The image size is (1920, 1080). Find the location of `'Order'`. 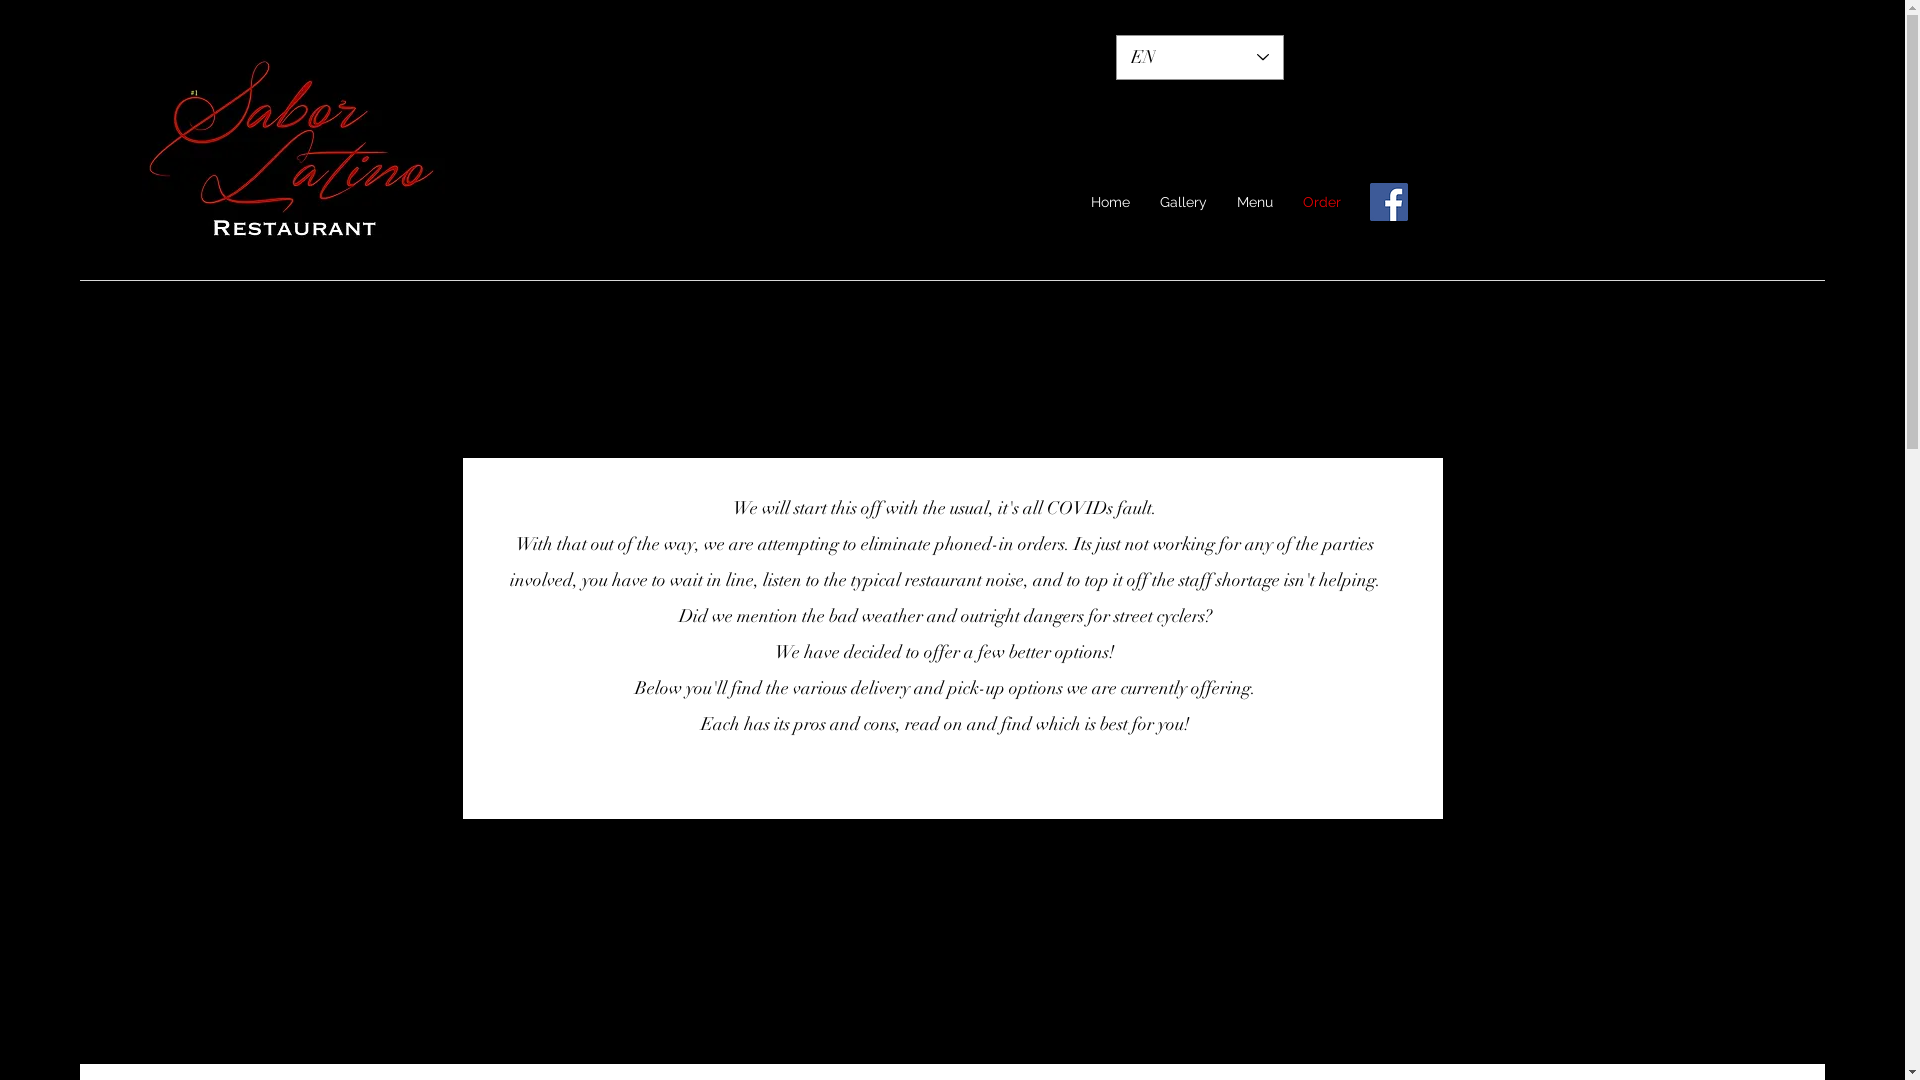

'Order' is located at coordinates (1287, 202).